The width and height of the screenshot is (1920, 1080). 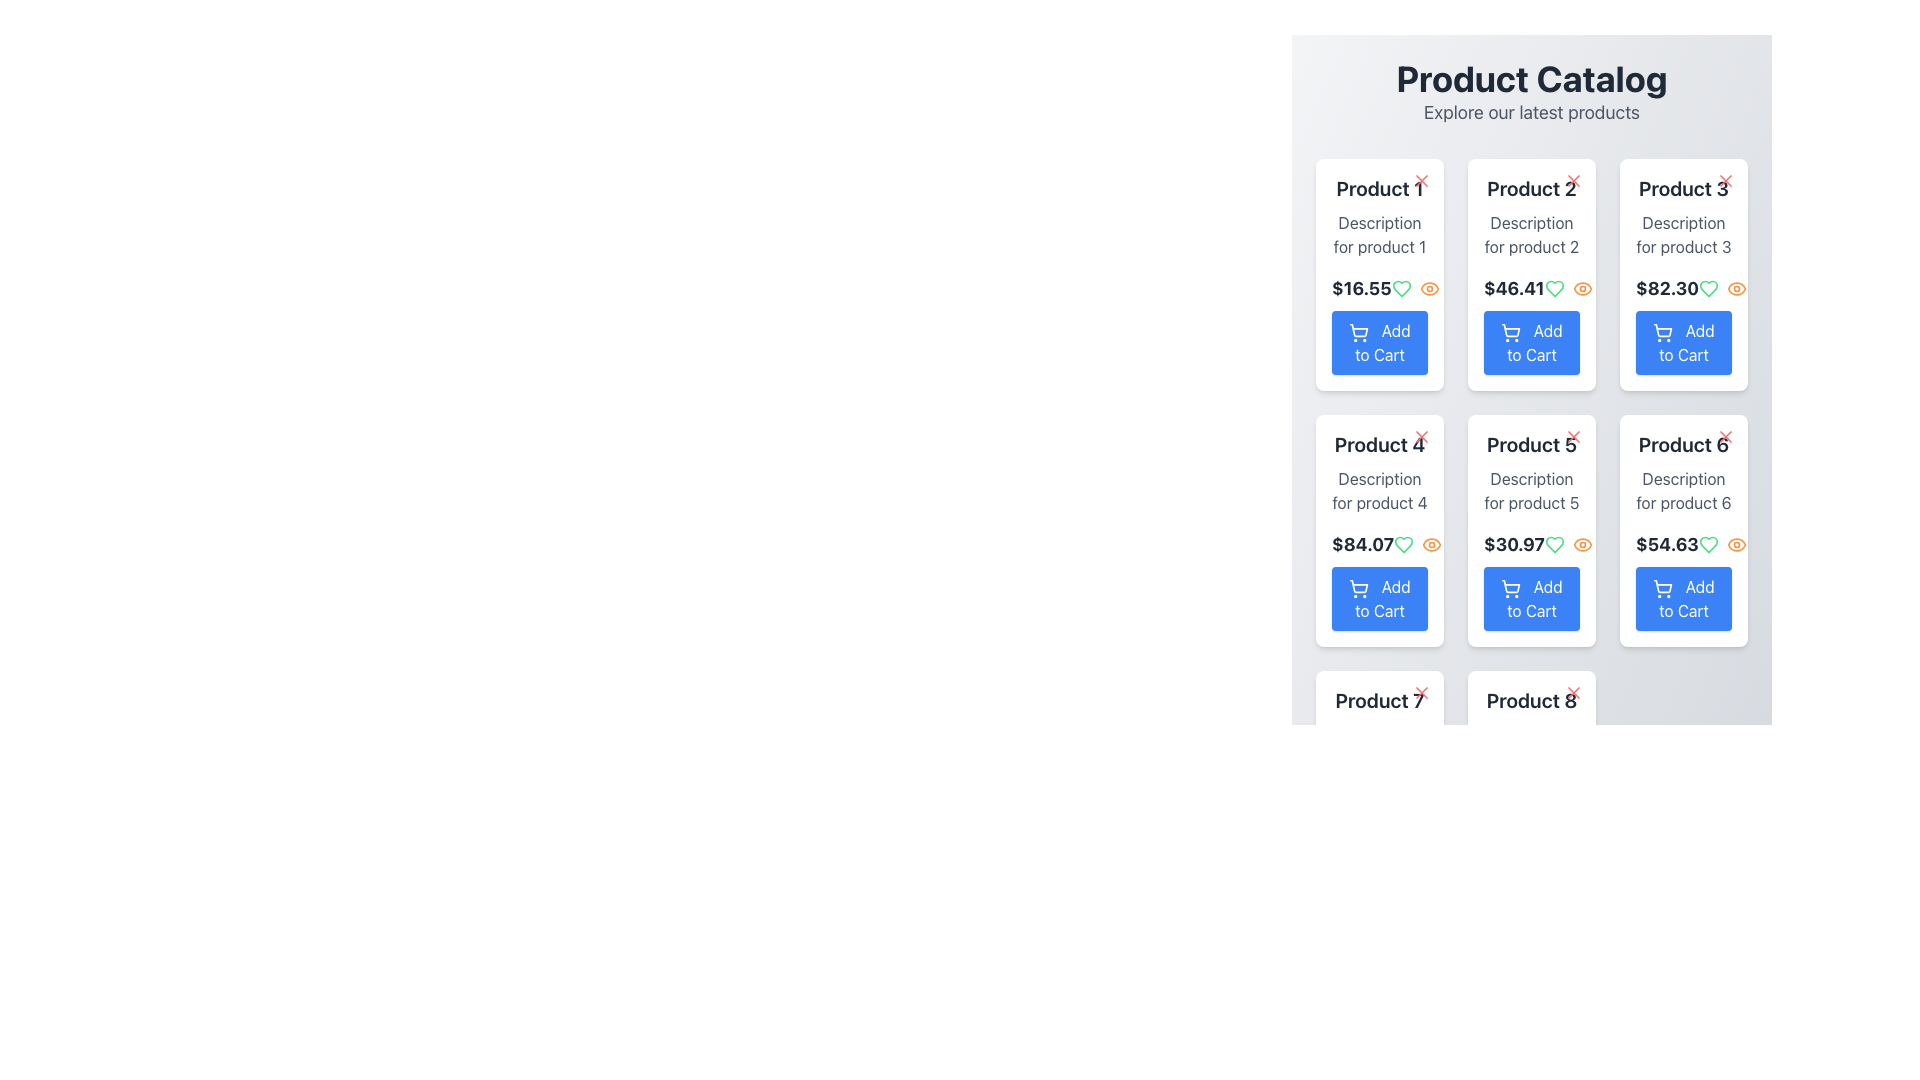 What do you see at coordinates (1707, 544) in the screenshot?
I see `the heart-shaped icon` at bounding box center [1707, 544].